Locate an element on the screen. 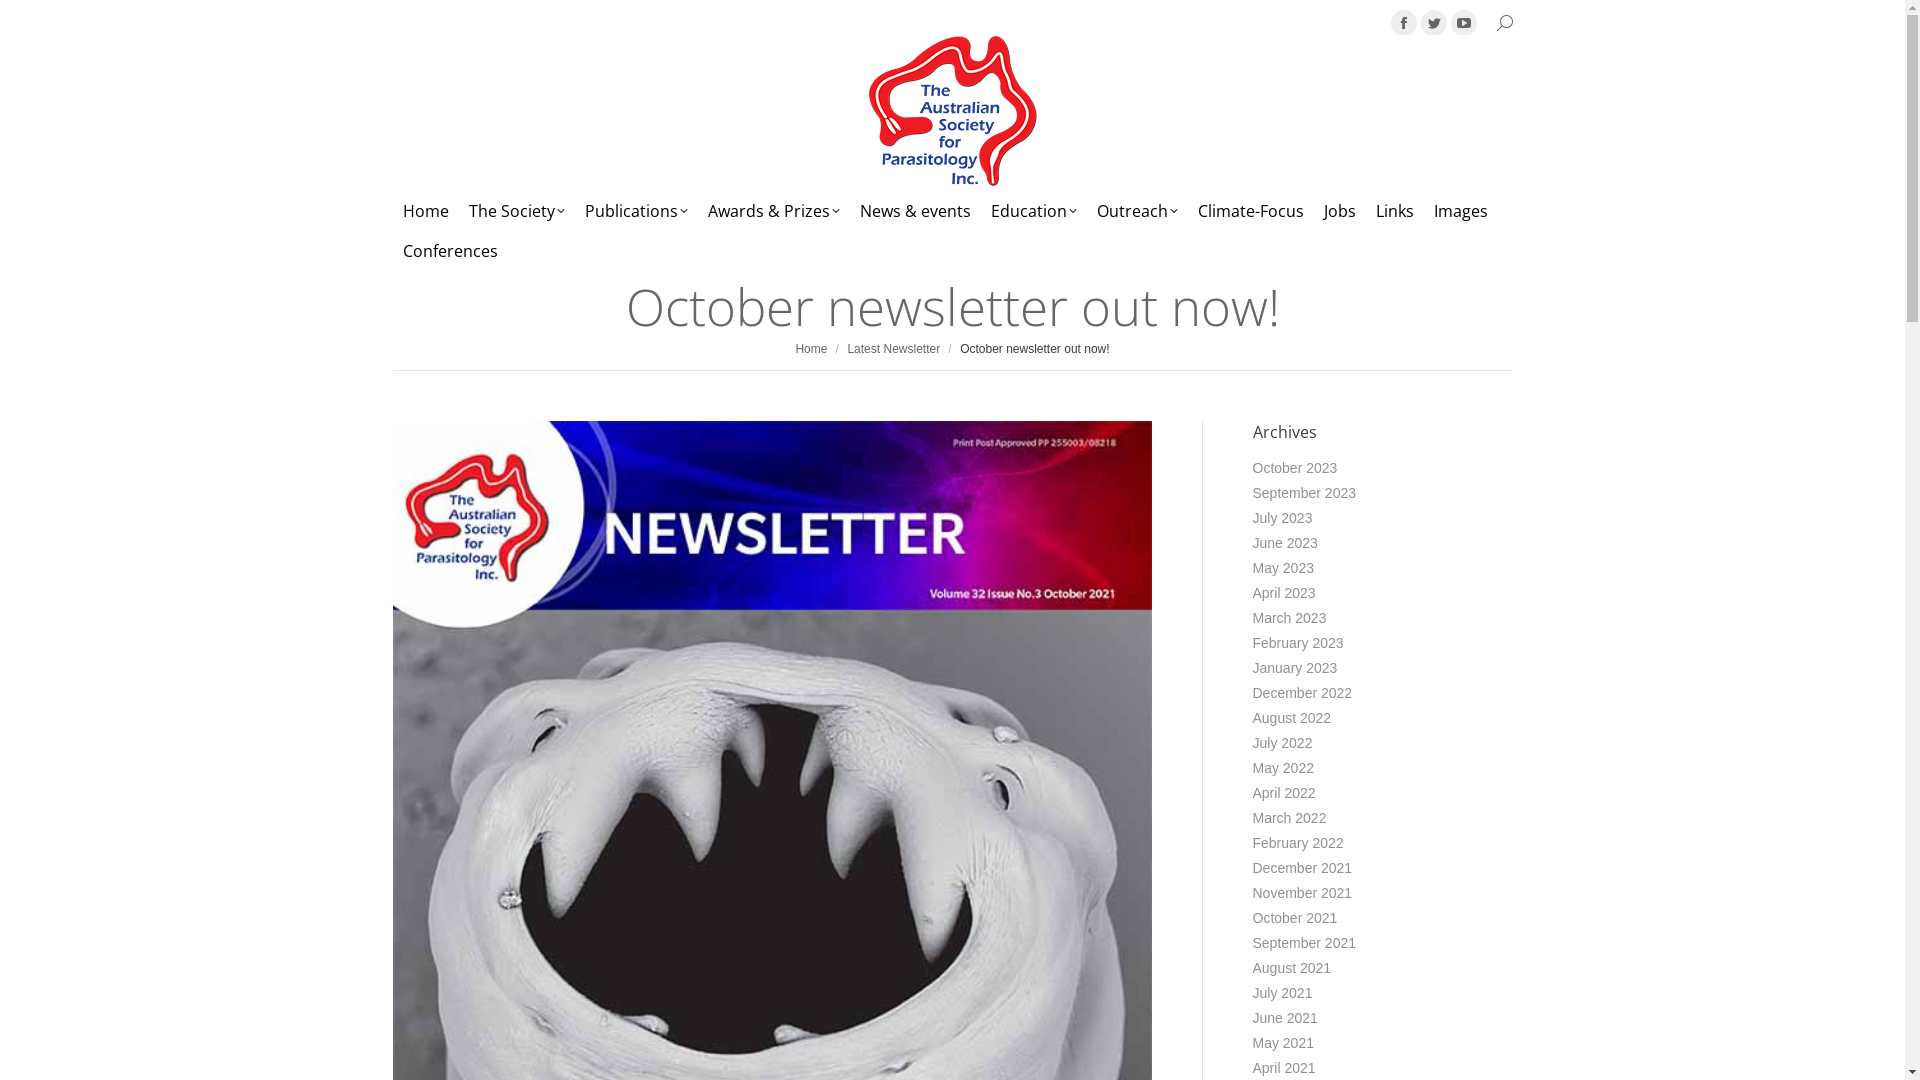 The height and width of the screenshot is (1080, 1920). 'Images' is located at coordinates (1460, 211).